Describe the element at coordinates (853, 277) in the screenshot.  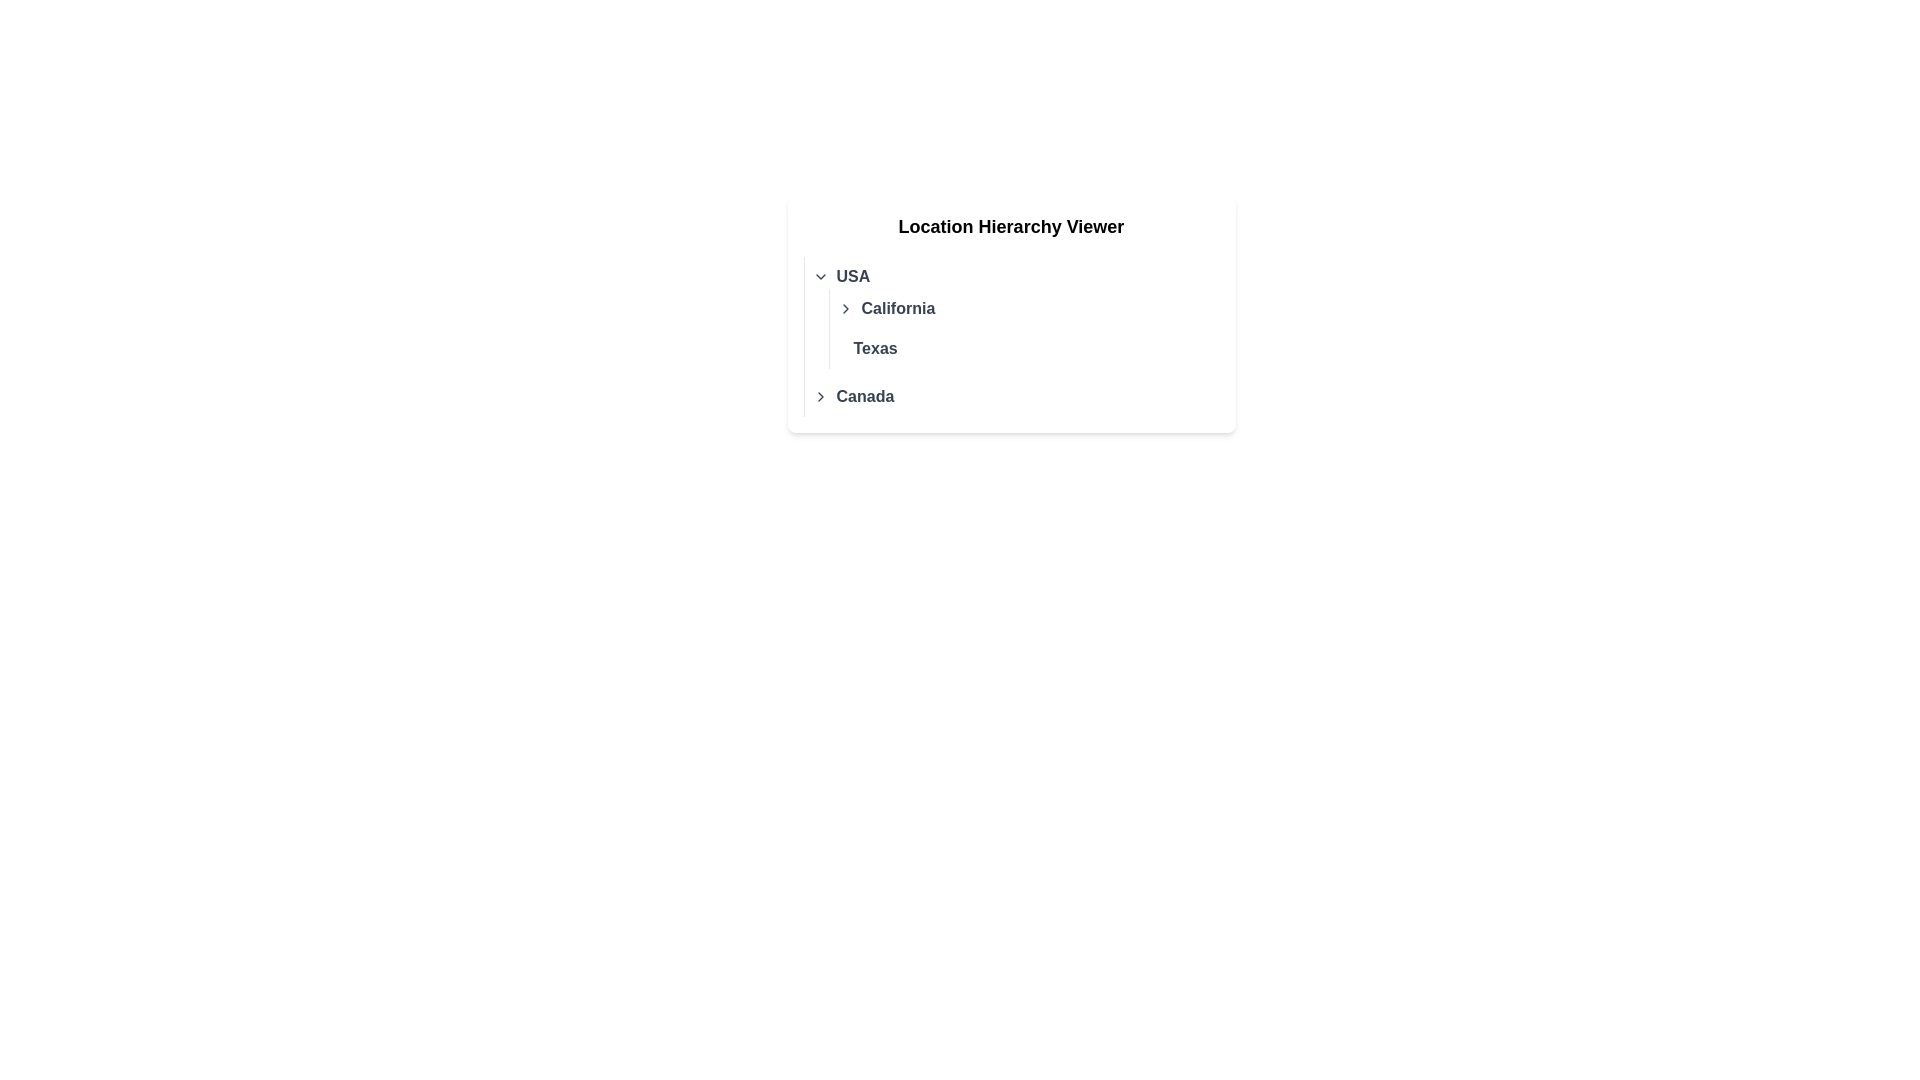
I see `the 'USA' text label within the Location Hierarchy Viewer` at that location.